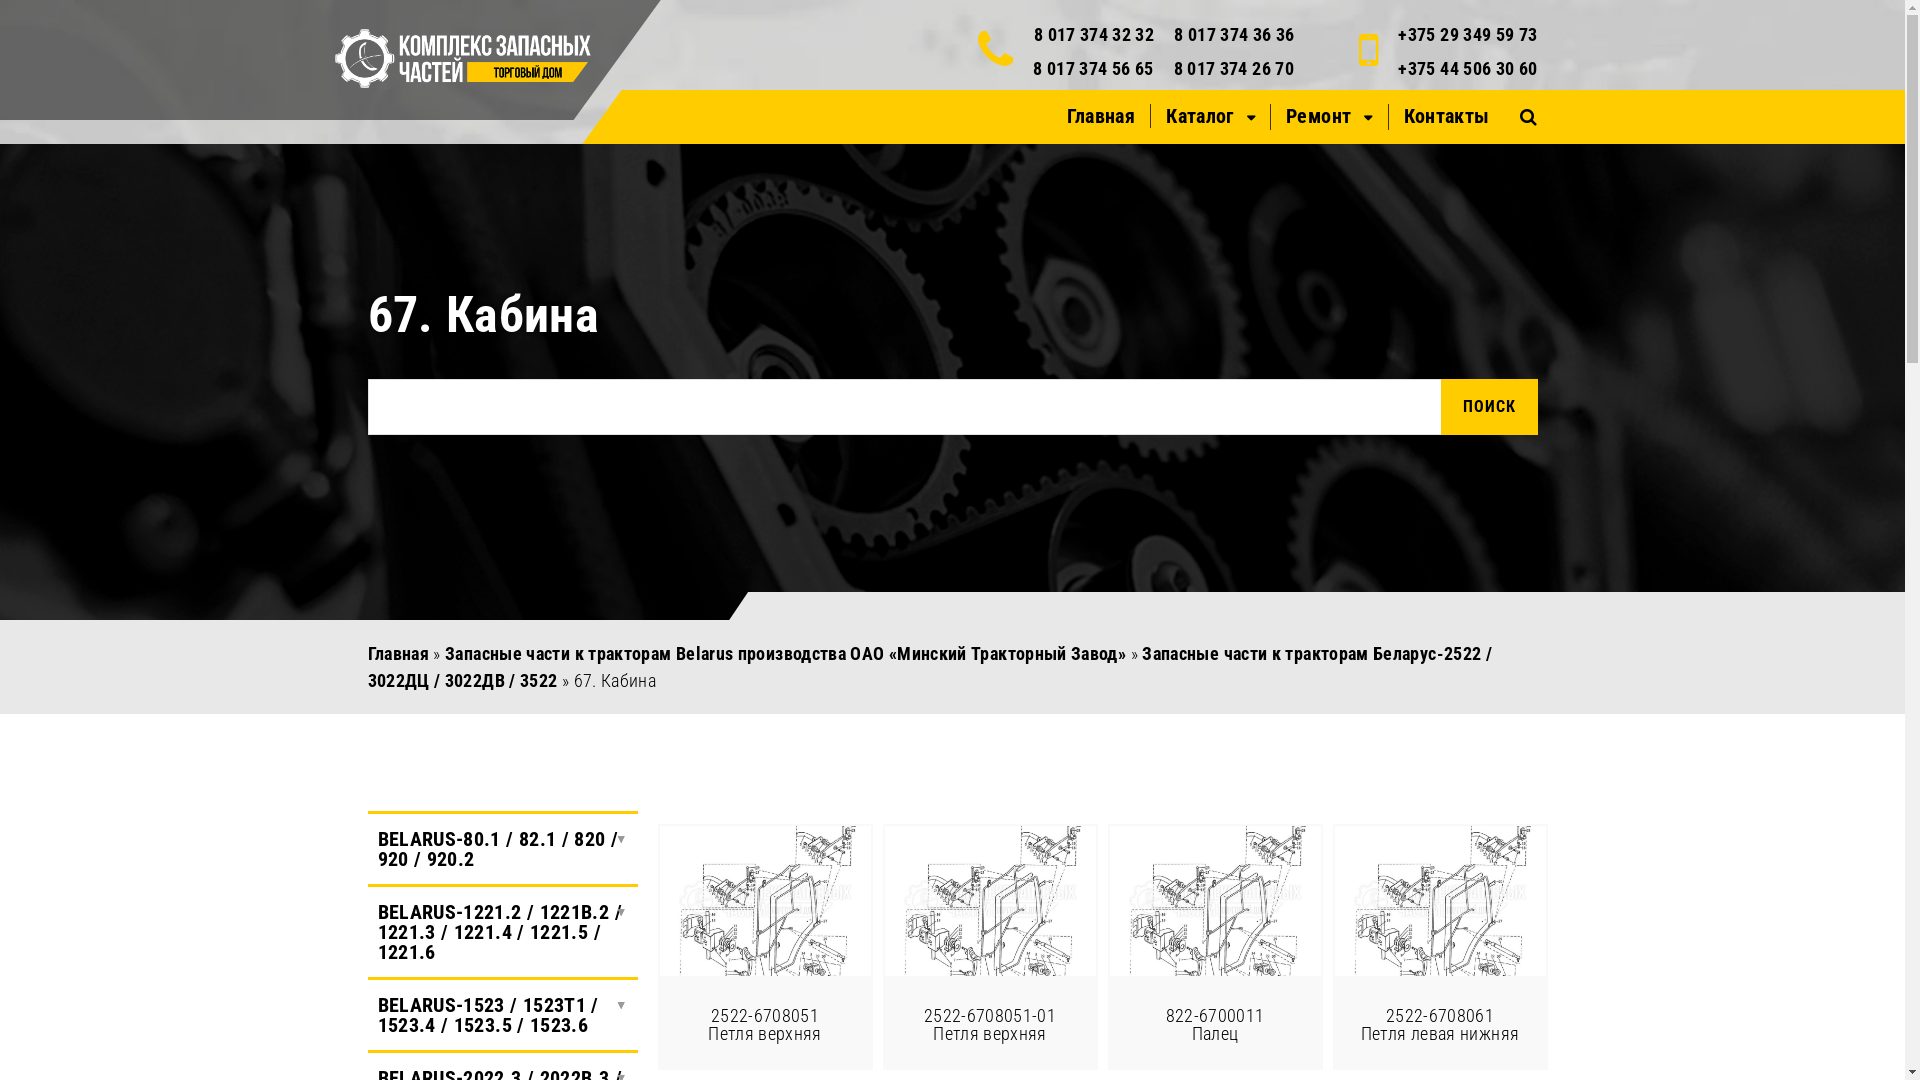 The width and height of the screenshot is (1920, 1080). Describe the element at coordinates (503, 932) in the screenshot. I see `'BELARUS-1221.2 / 1221B.2 / 1221.3 / 1221.4 / 1221.5 / 1221.6'` at that location.